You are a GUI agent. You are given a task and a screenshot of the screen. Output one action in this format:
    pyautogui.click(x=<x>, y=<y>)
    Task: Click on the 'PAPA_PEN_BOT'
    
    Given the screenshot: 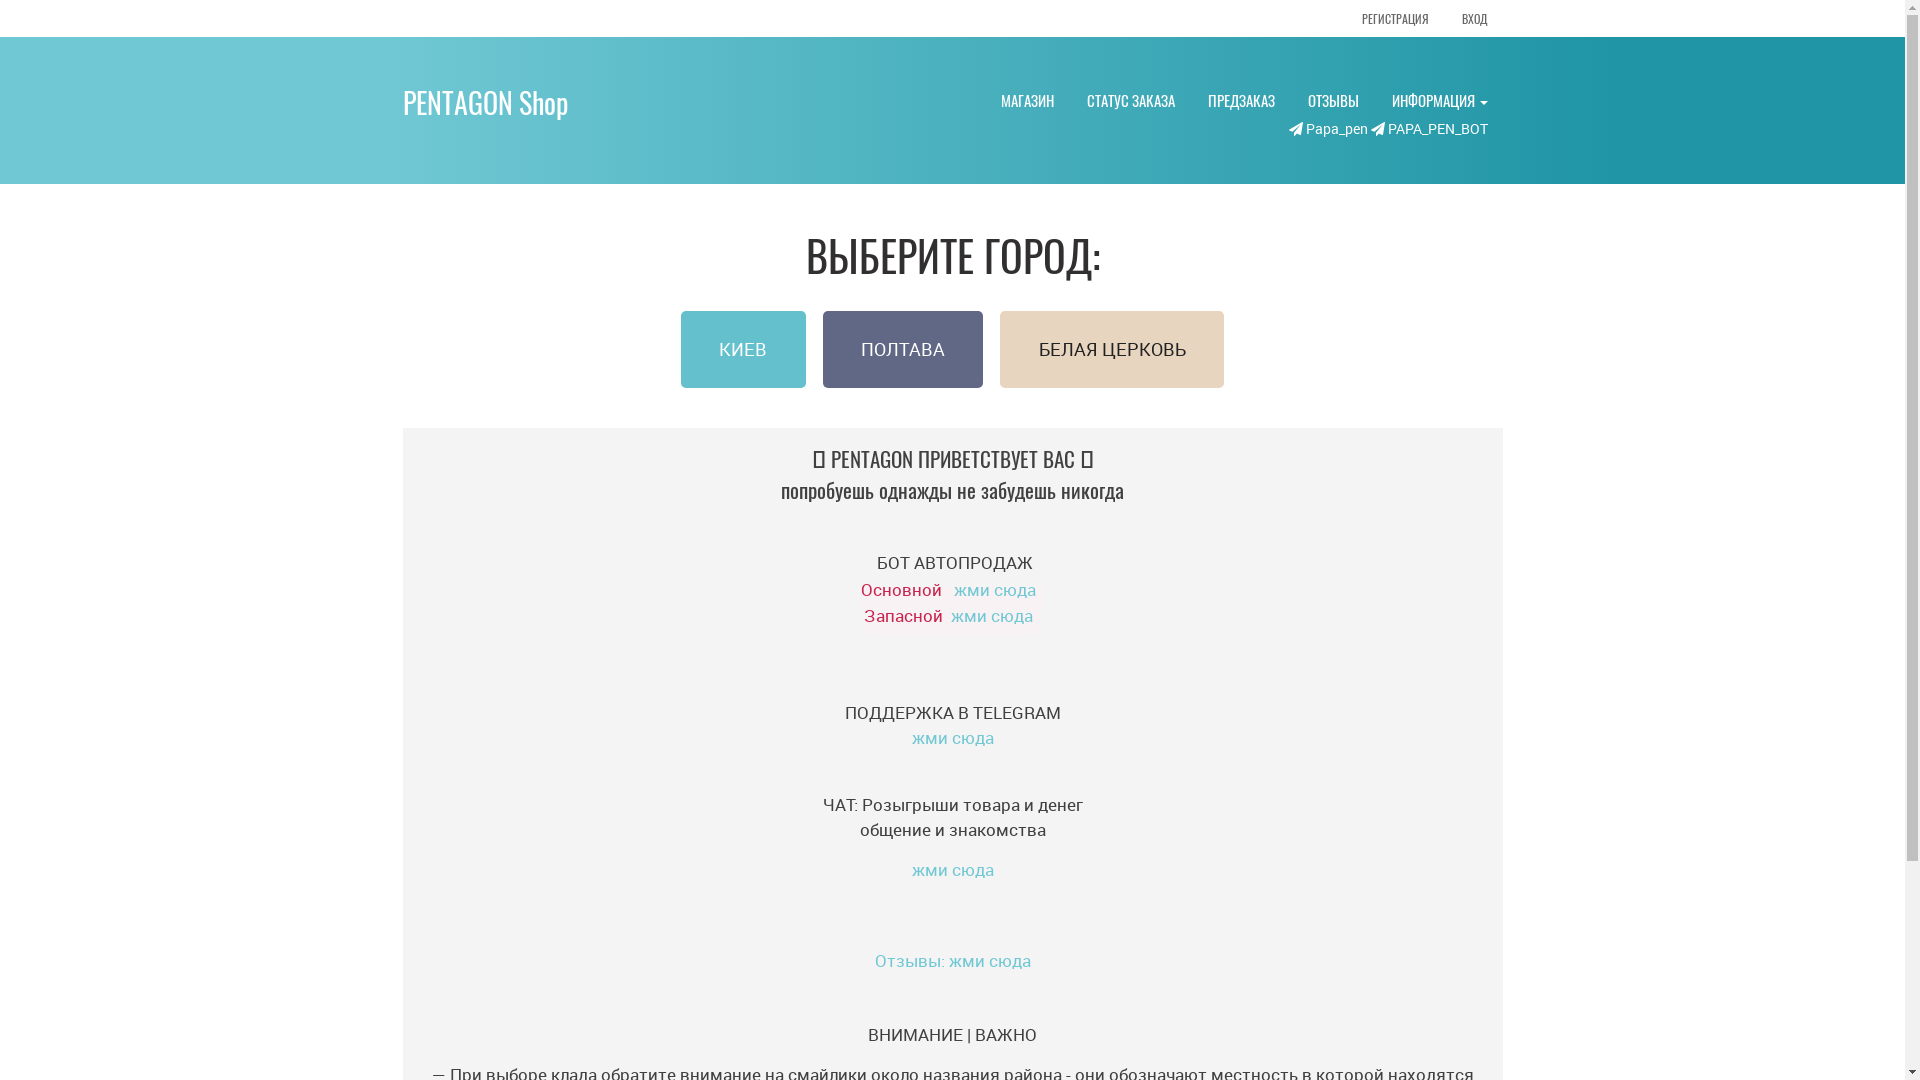 What is the action you would take?
    pyautogui.click(x=1427, y=128)
    